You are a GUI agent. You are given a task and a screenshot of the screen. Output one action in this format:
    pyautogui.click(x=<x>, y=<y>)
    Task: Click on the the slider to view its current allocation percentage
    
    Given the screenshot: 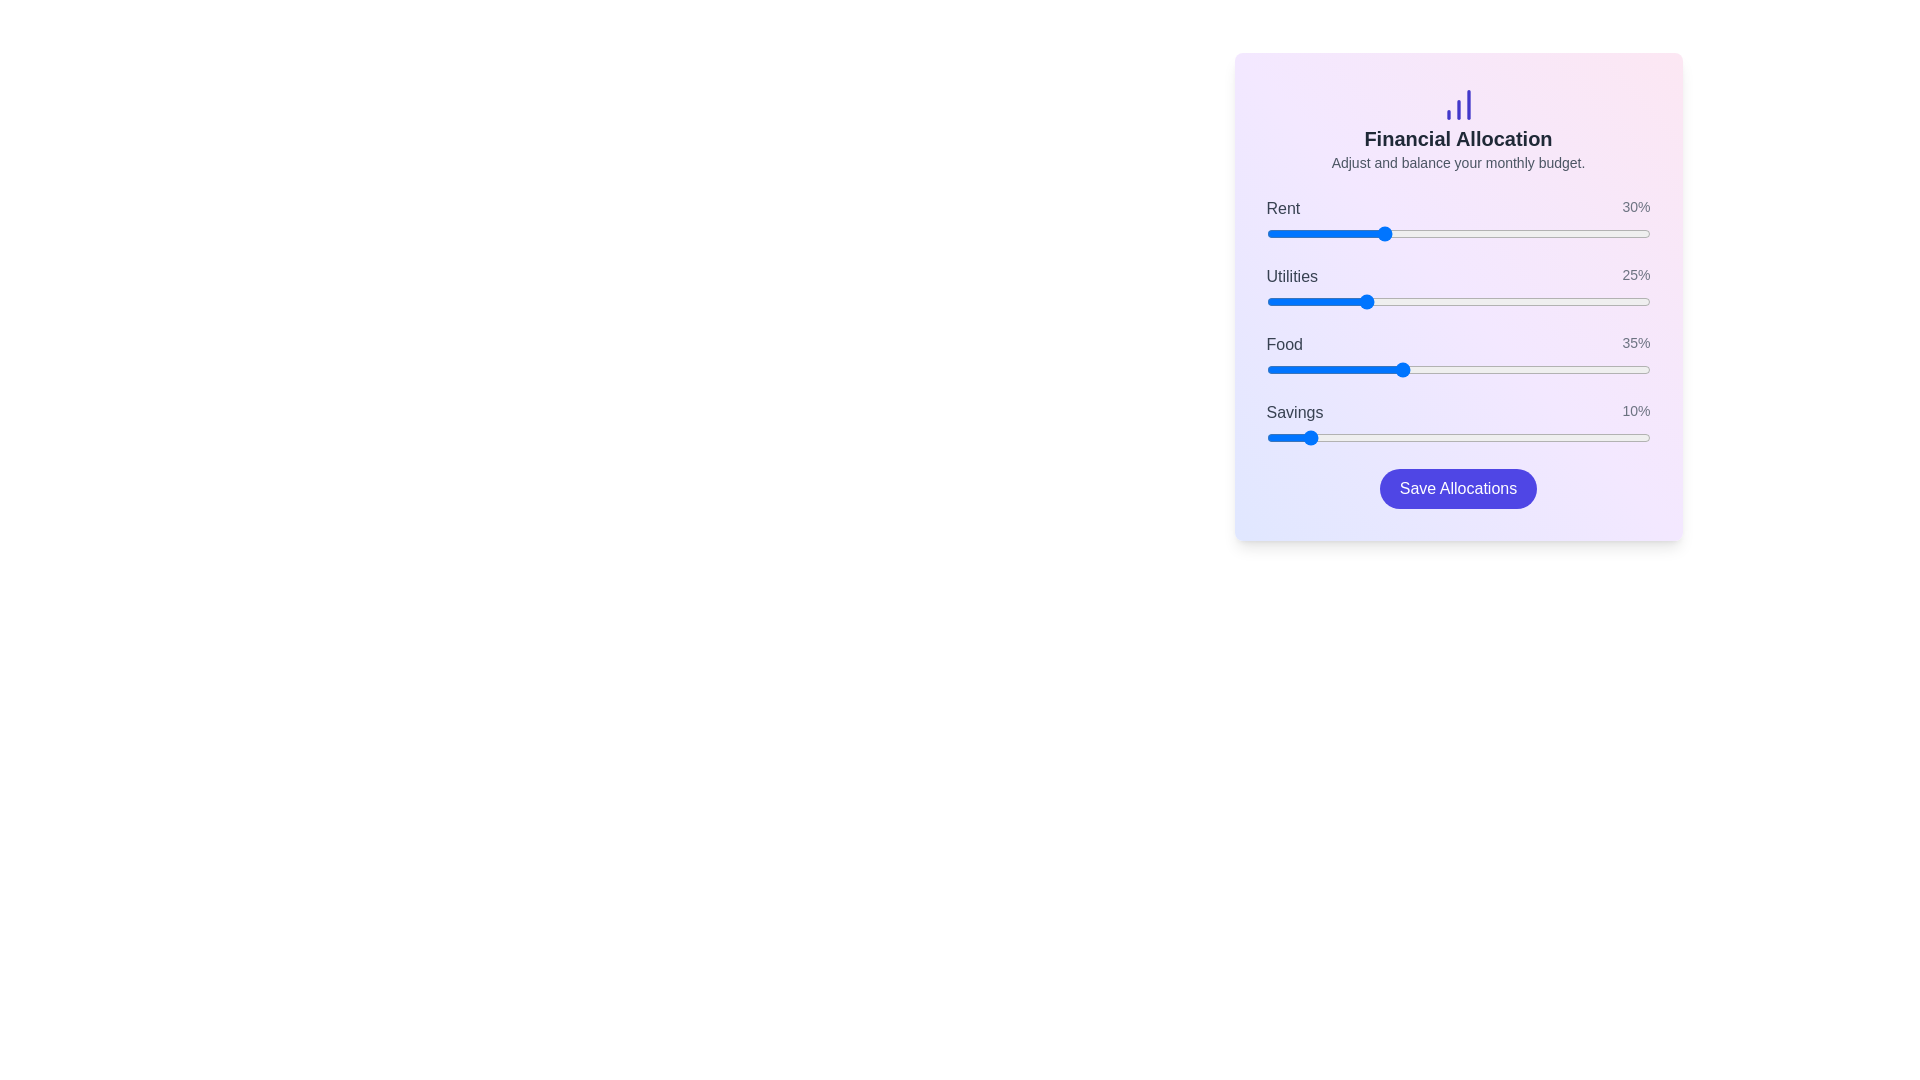 What is the action you would take?
    pyautogui.click(x=1458, y=233)
    